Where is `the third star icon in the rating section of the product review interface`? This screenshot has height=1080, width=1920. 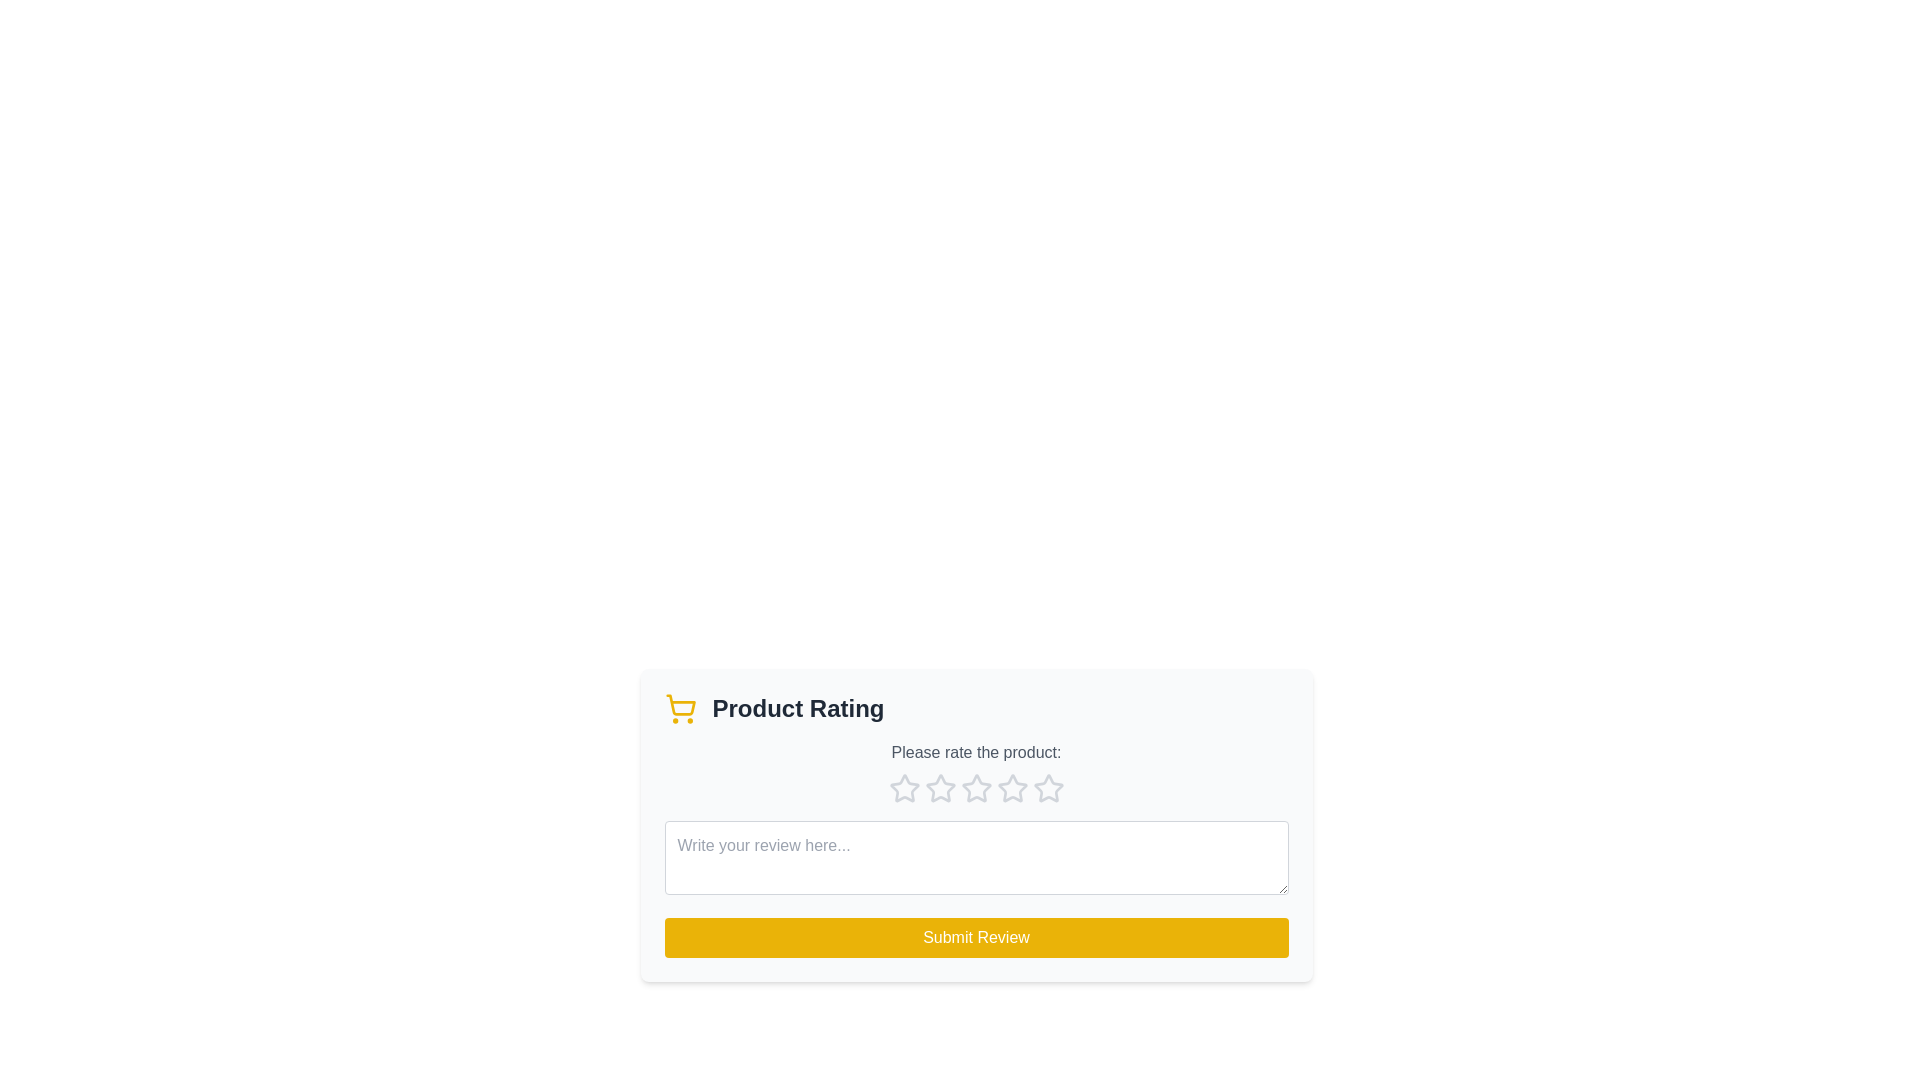 the third star icon in the rating section of the product review interface is located at coordinates (976, 787).